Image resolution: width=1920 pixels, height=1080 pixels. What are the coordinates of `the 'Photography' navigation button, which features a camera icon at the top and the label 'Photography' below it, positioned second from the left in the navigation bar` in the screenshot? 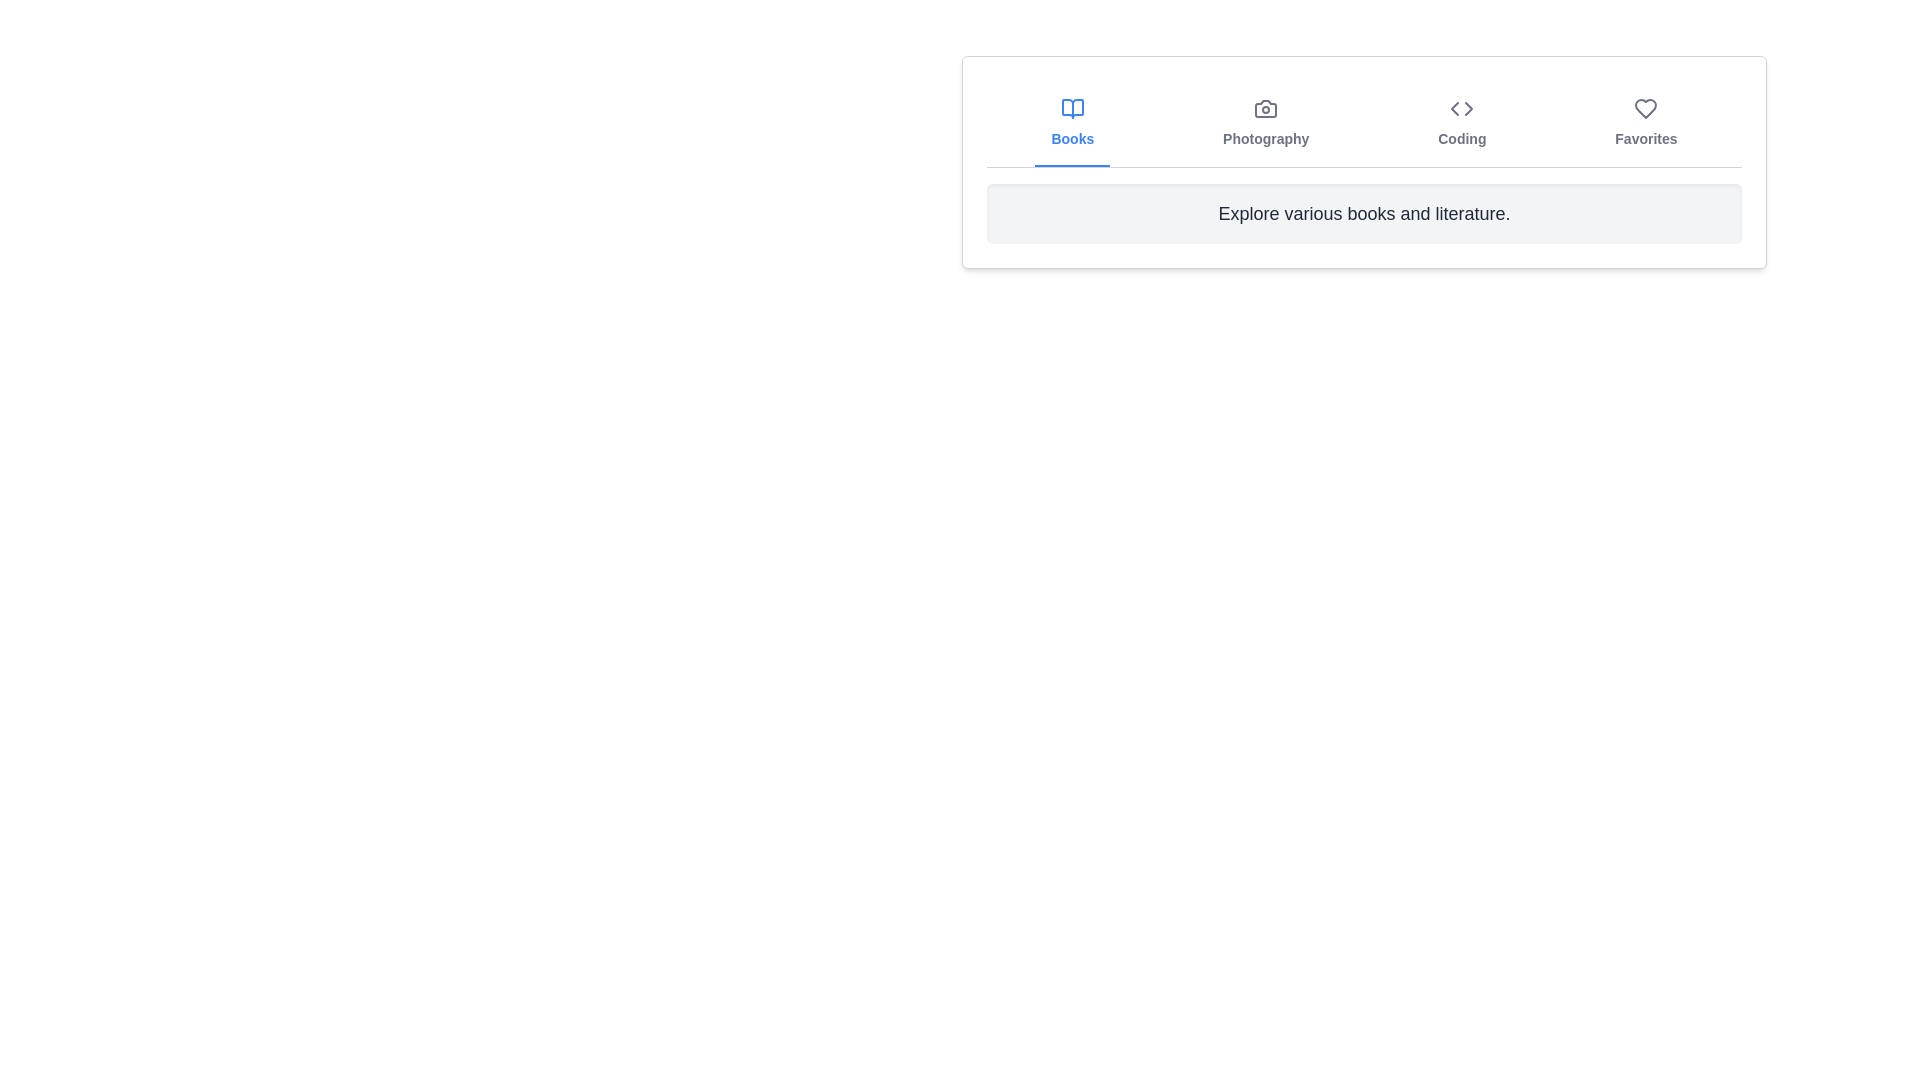 It's located at (1265, 123).